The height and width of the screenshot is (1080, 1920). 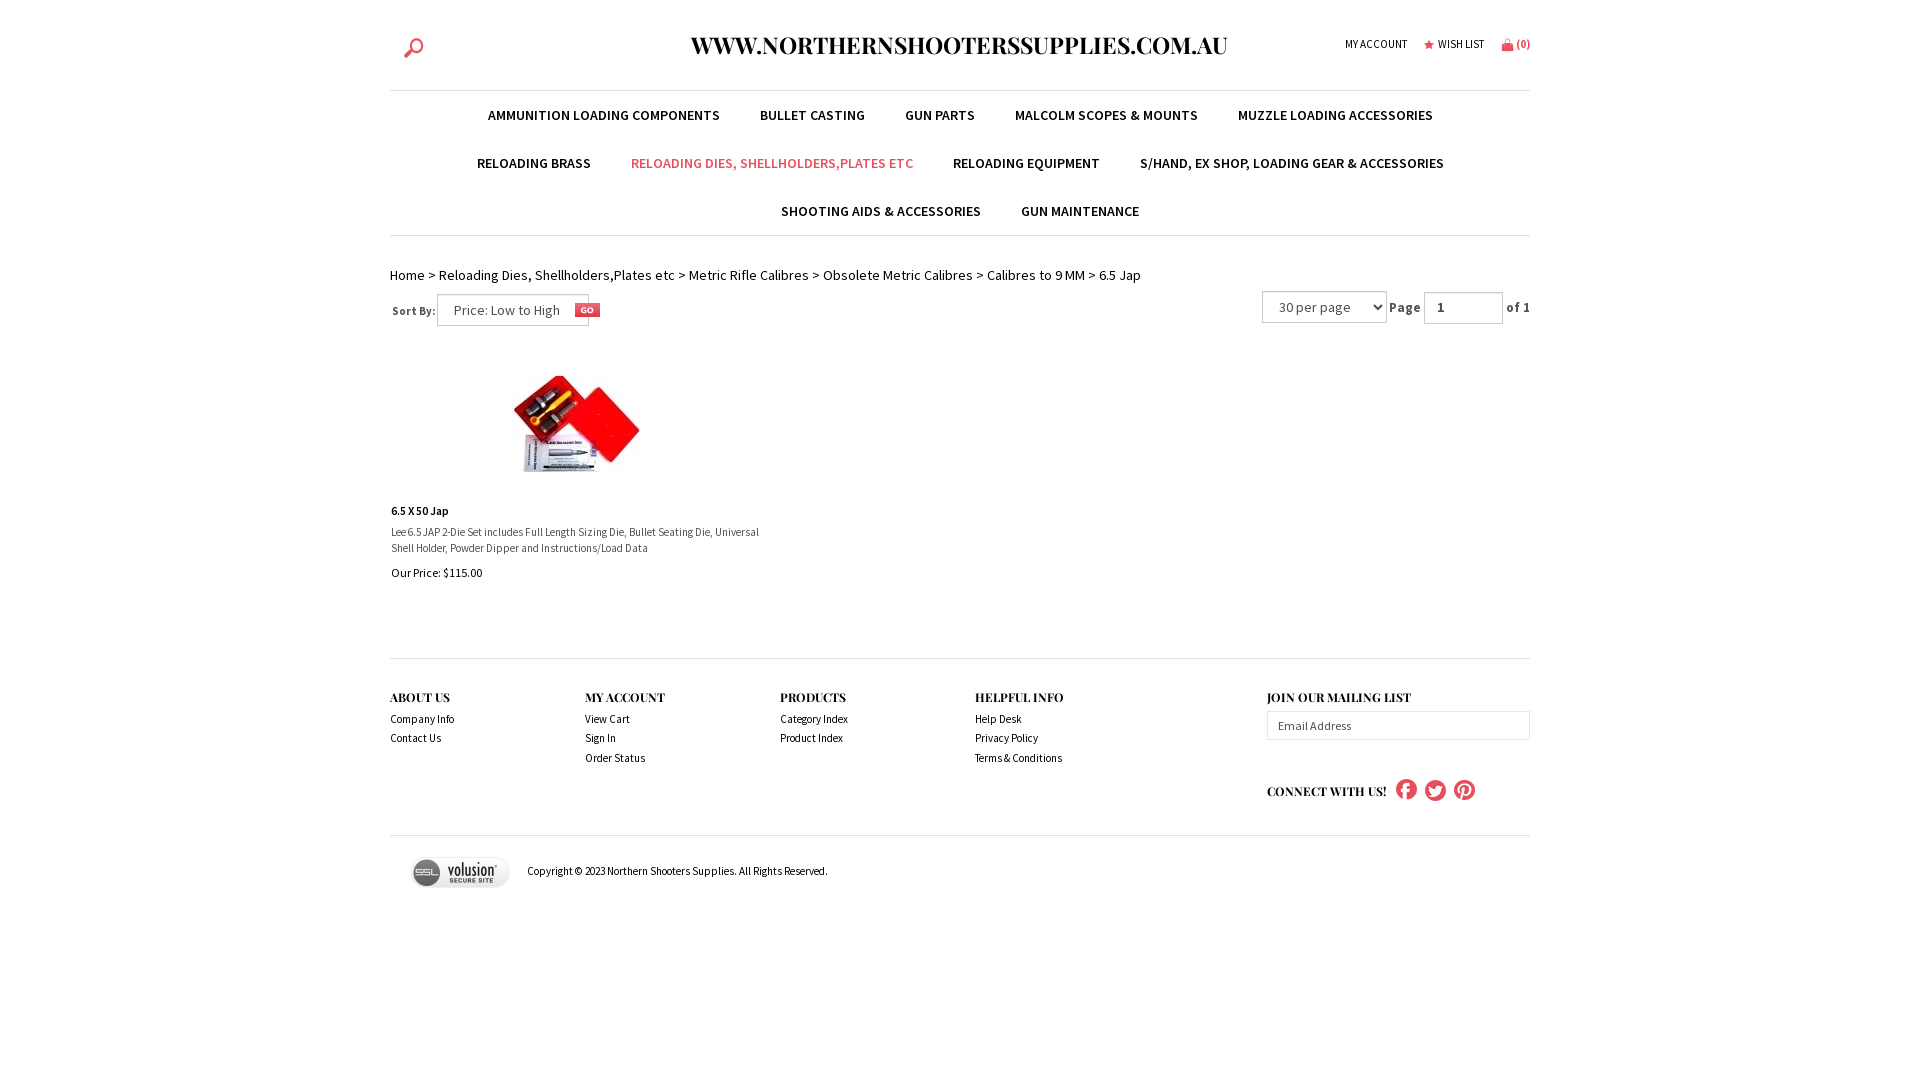 What do you see at coordinates (896, 274) in the screenshot?
I see `'Obsolete Metric Calibres'` at bounding box center [896, 274].